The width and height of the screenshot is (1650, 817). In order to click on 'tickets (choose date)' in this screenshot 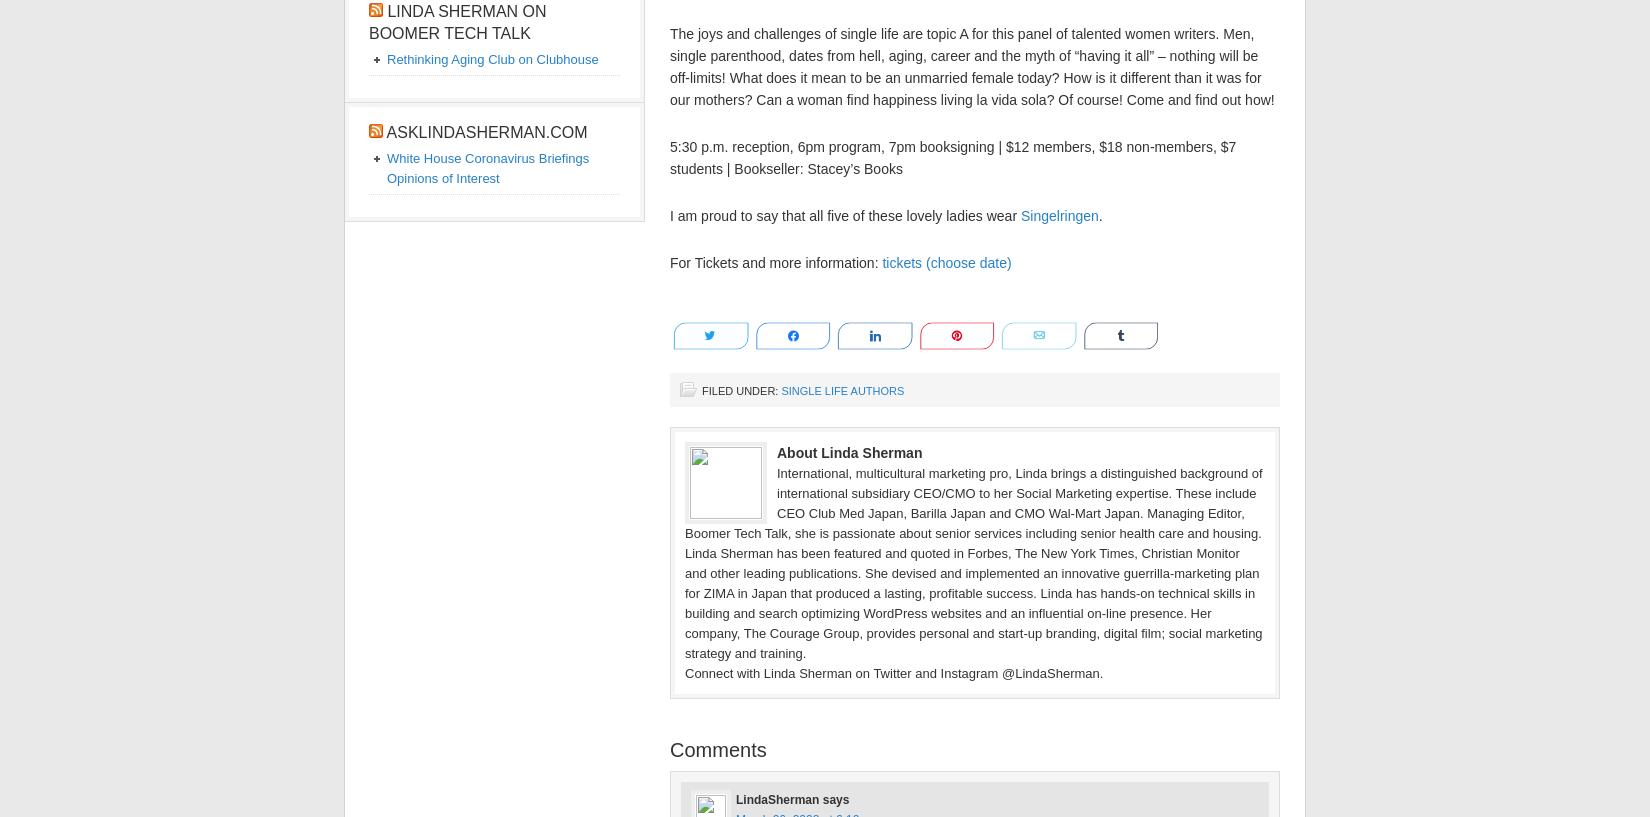, I will do `click(881, 262)`.